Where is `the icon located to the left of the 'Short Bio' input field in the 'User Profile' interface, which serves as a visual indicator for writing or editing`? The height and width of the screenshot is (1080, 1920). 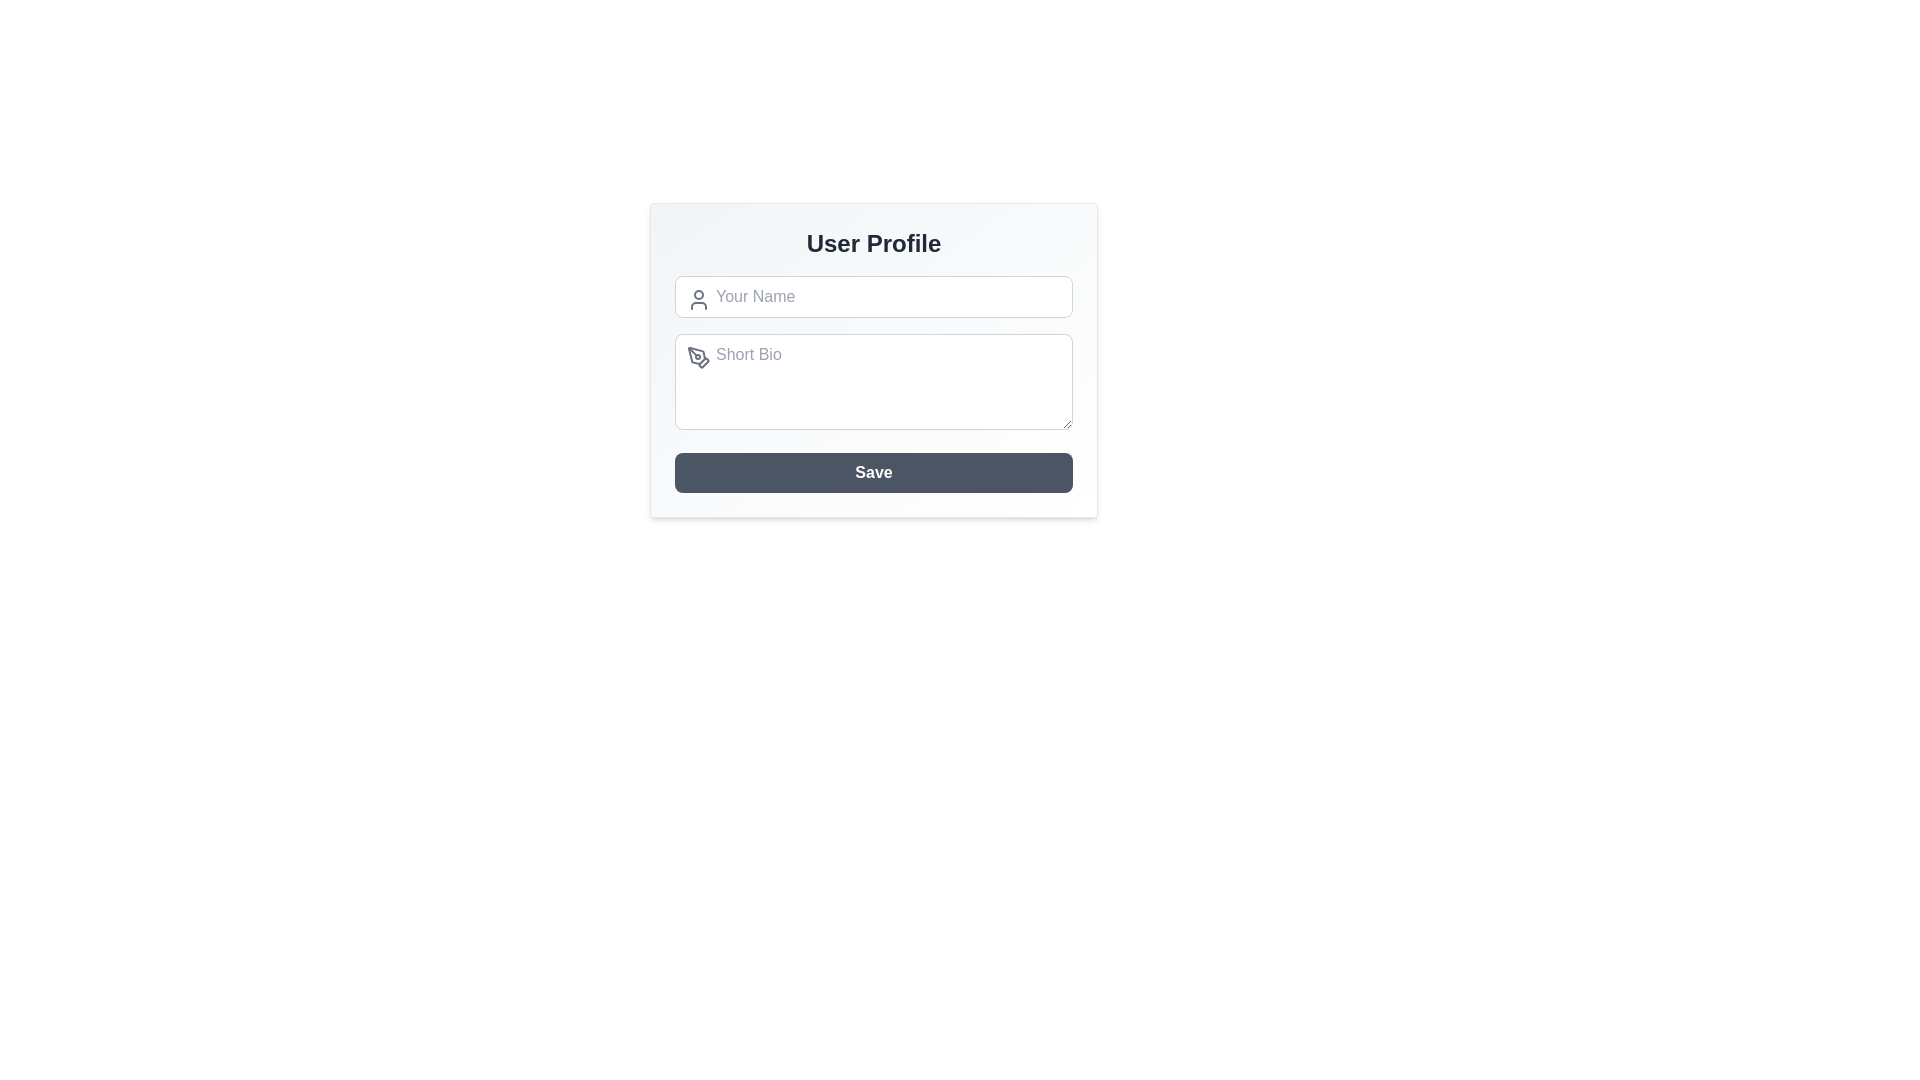
the icon located to the left of the 'Short Bio' input field in the 'User Profile' interface, which serves as a visual indicator for writing or editing is located at coordinates (699, 357).